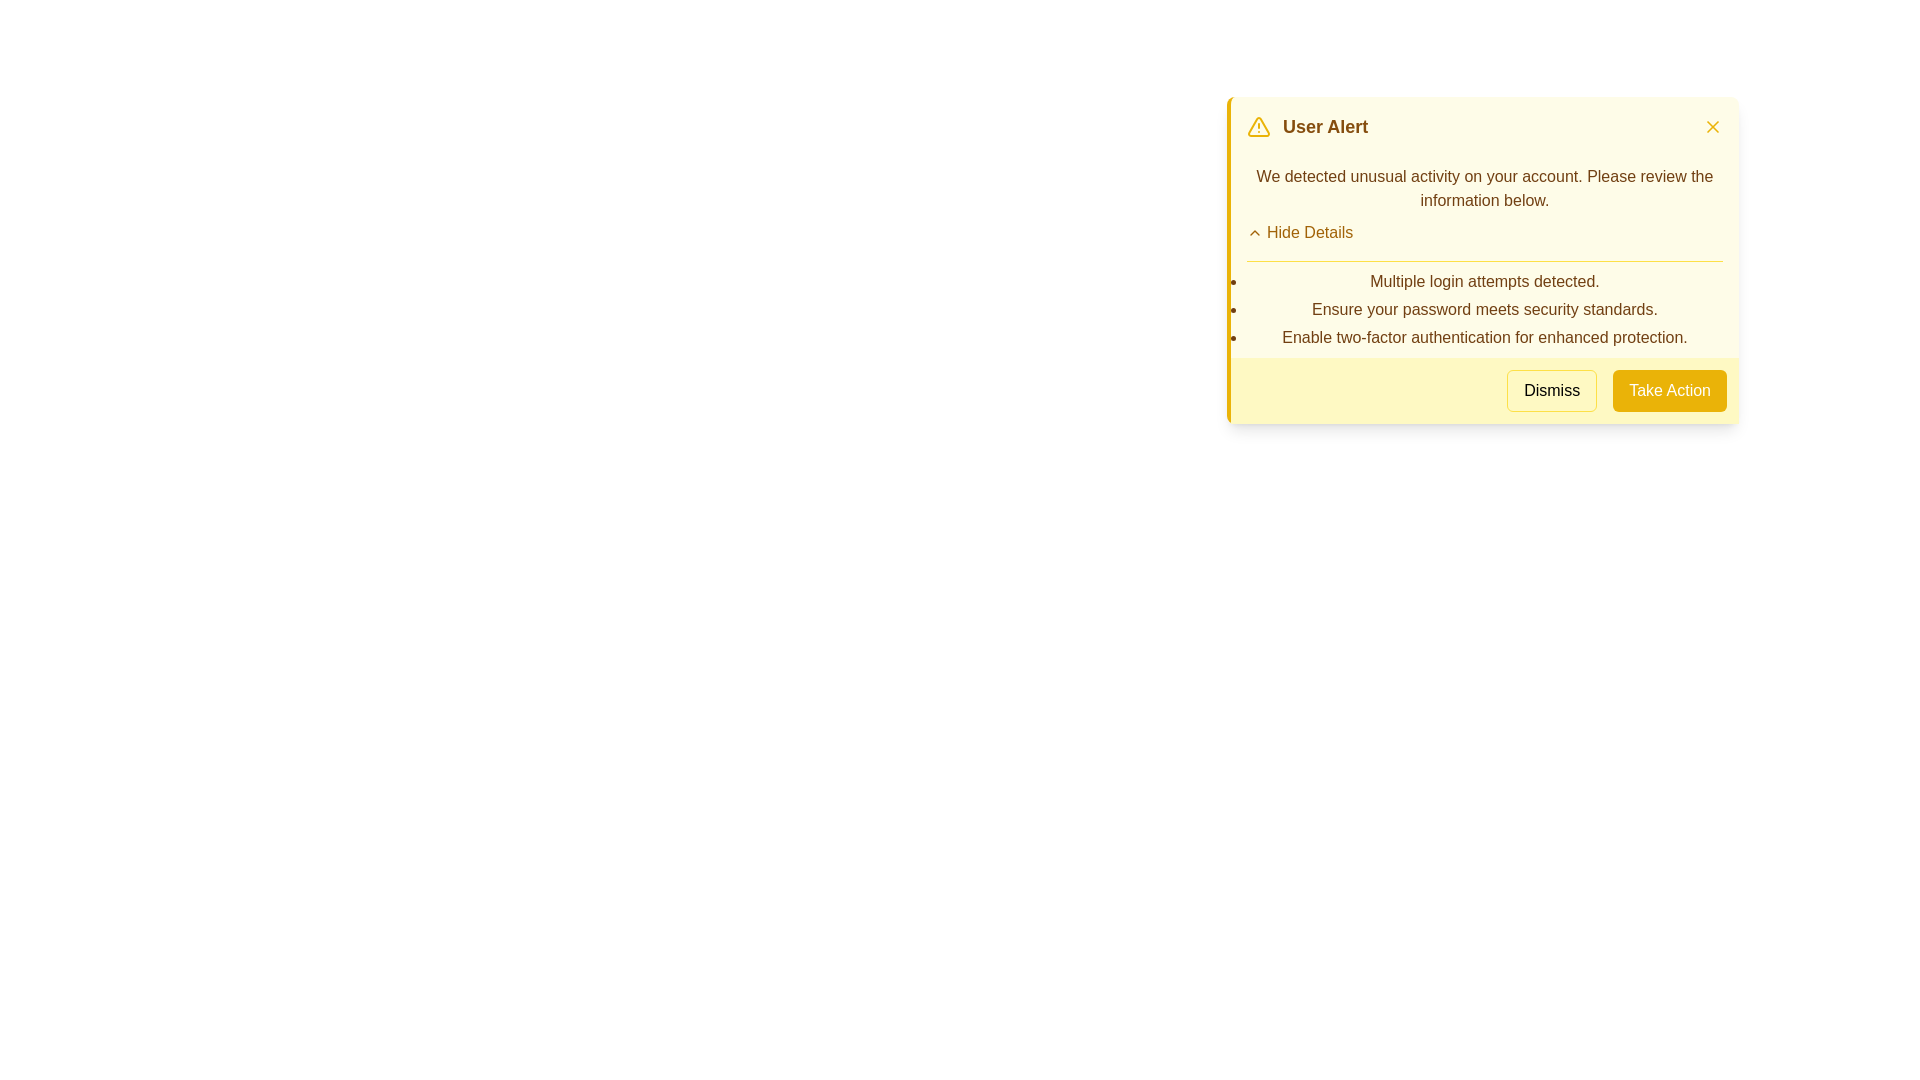 The image size is (1920, 1080). What do you see at coordinates (1257, 127) in the screenshot?
I see `the warning icon located at the top left of the alert box, which is aligned to the left of the header text 'User Alert'` at bounding box center [1257, 127].